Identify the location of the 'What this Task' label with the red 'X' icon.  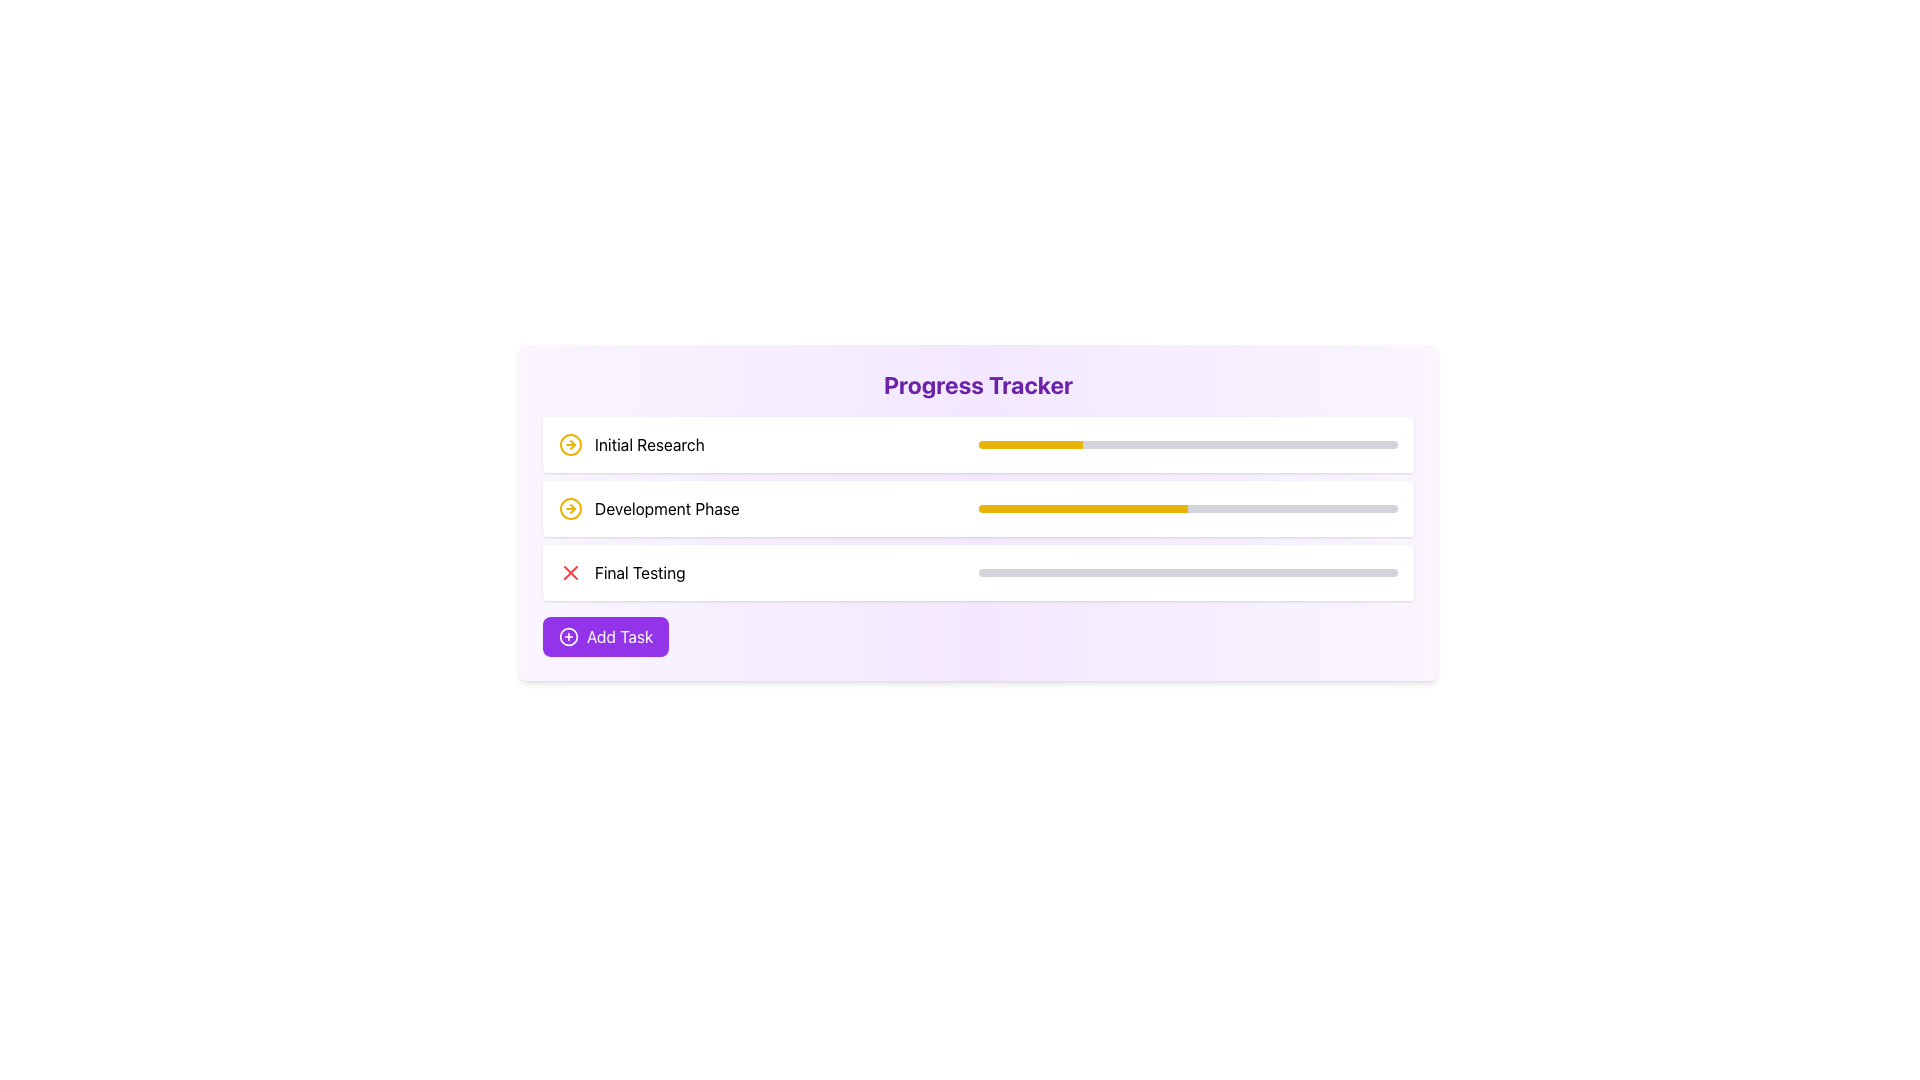
(621, 573).